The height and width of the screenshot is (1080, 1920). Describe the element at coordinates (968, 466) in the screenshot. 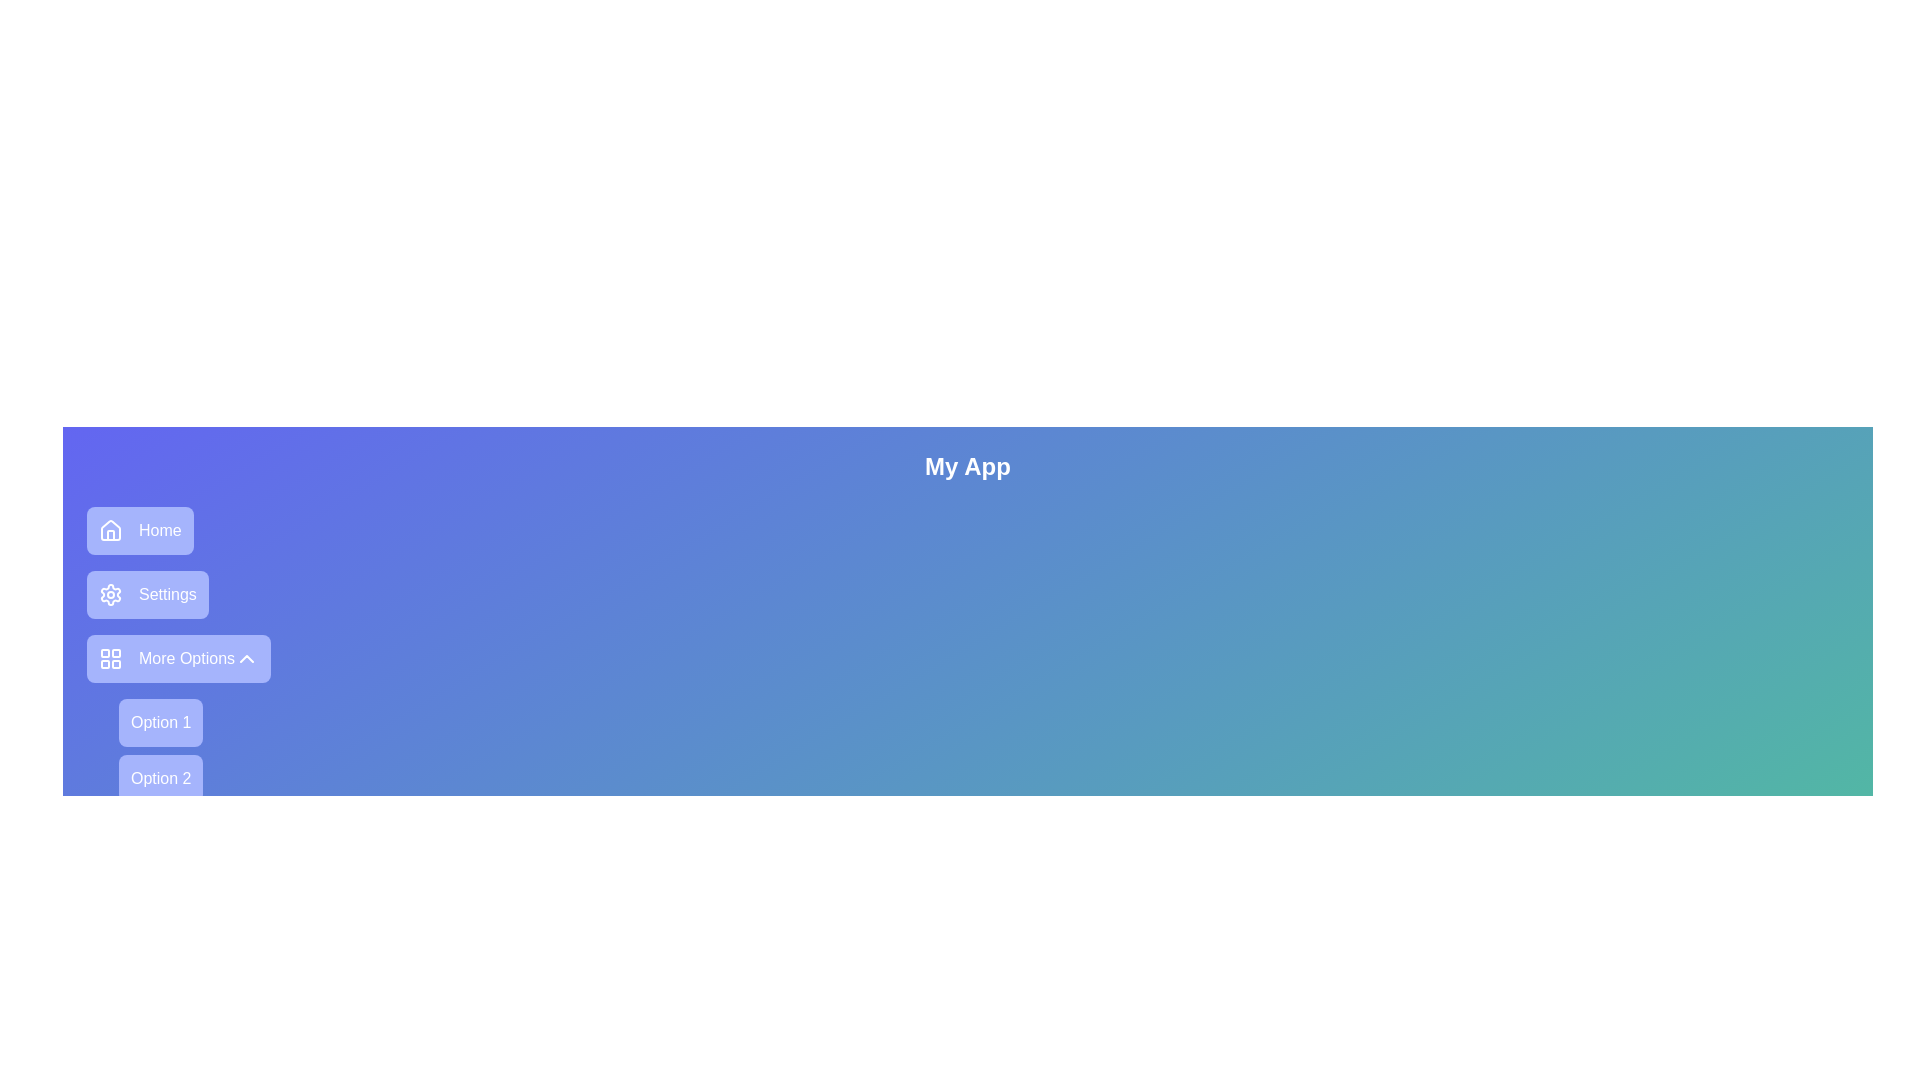

I see `text displayed on the header Text Label located at the top-center of the application interface` at that location.